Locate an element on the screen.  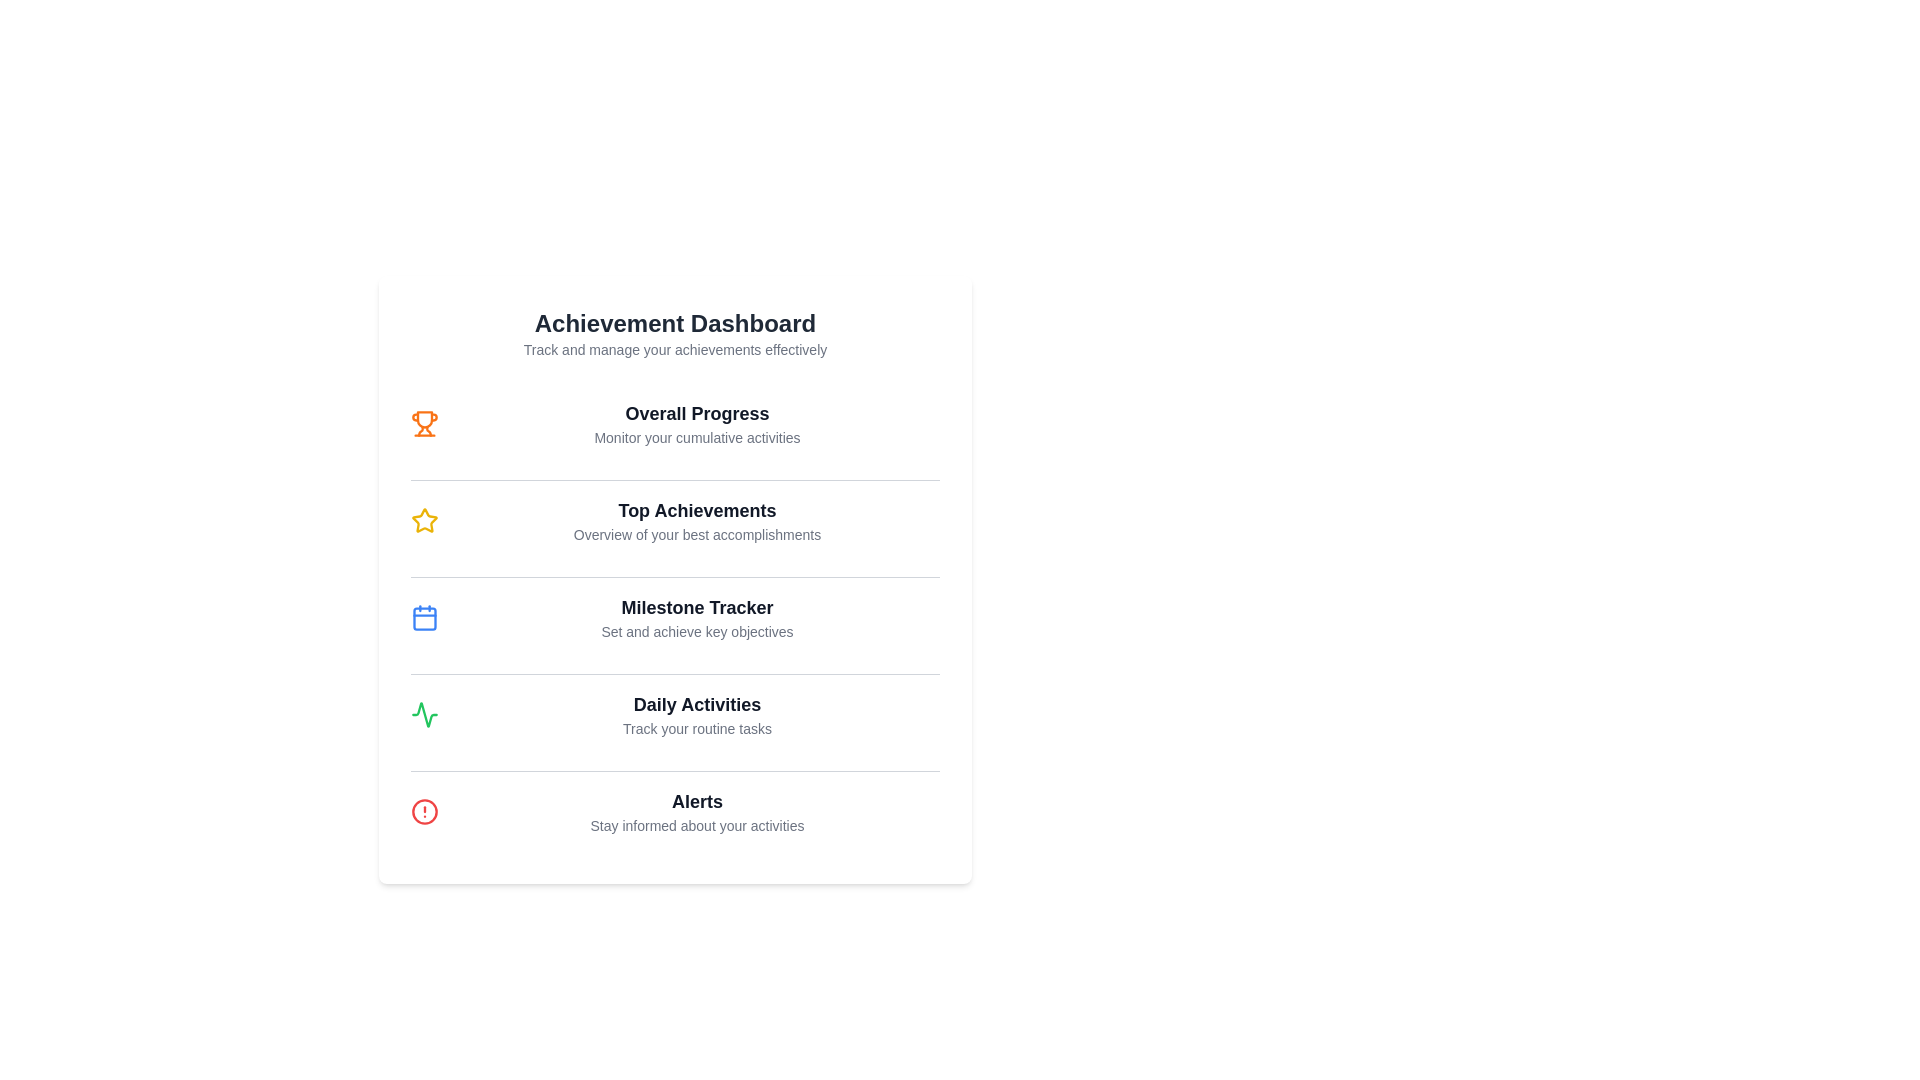
the Text Label that provides instructions related to the 'Daily Activities' title, located directly below the title in the Achievement Dashboard section is located at coordinates (697, 729).